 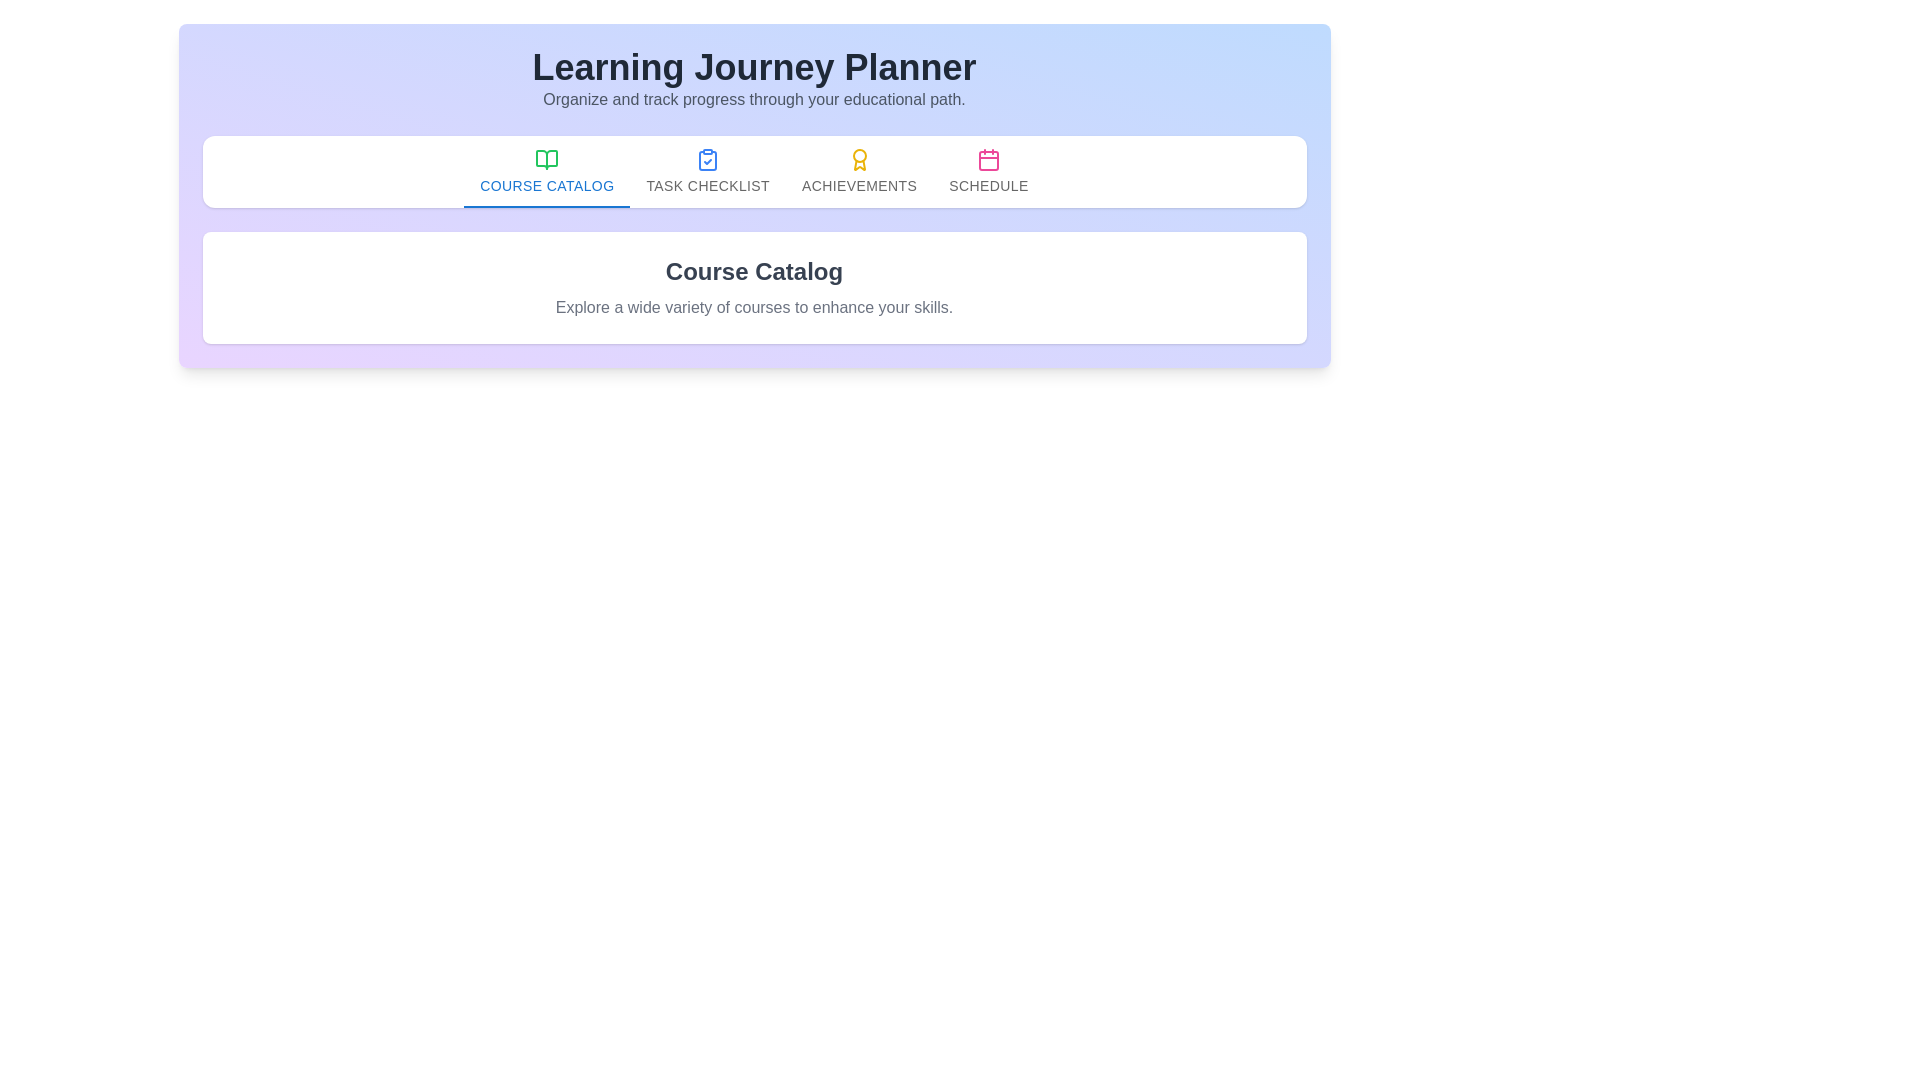 I want to click on the 'Course Catalog' tab in the tab bar with navigational buttons, so click(x=753, y=171).